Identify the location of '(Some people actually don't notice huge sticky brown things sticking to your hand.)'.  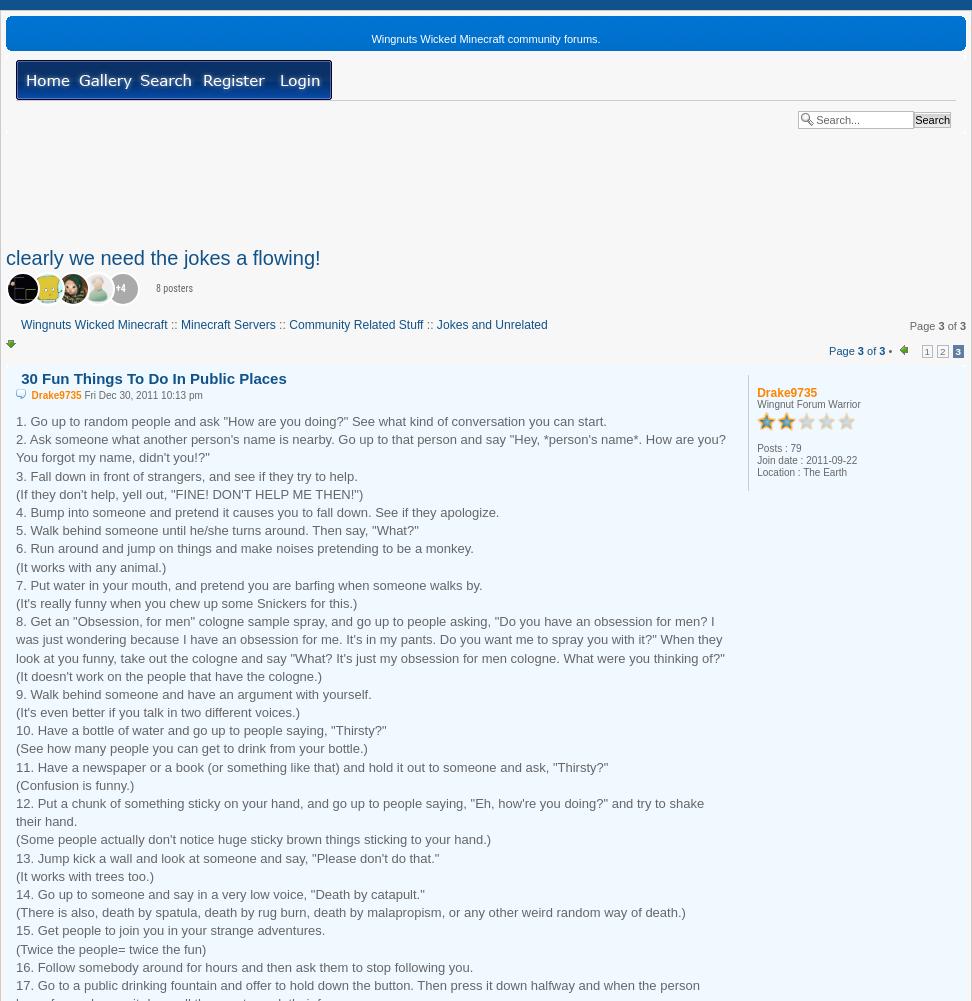
(253, 838).